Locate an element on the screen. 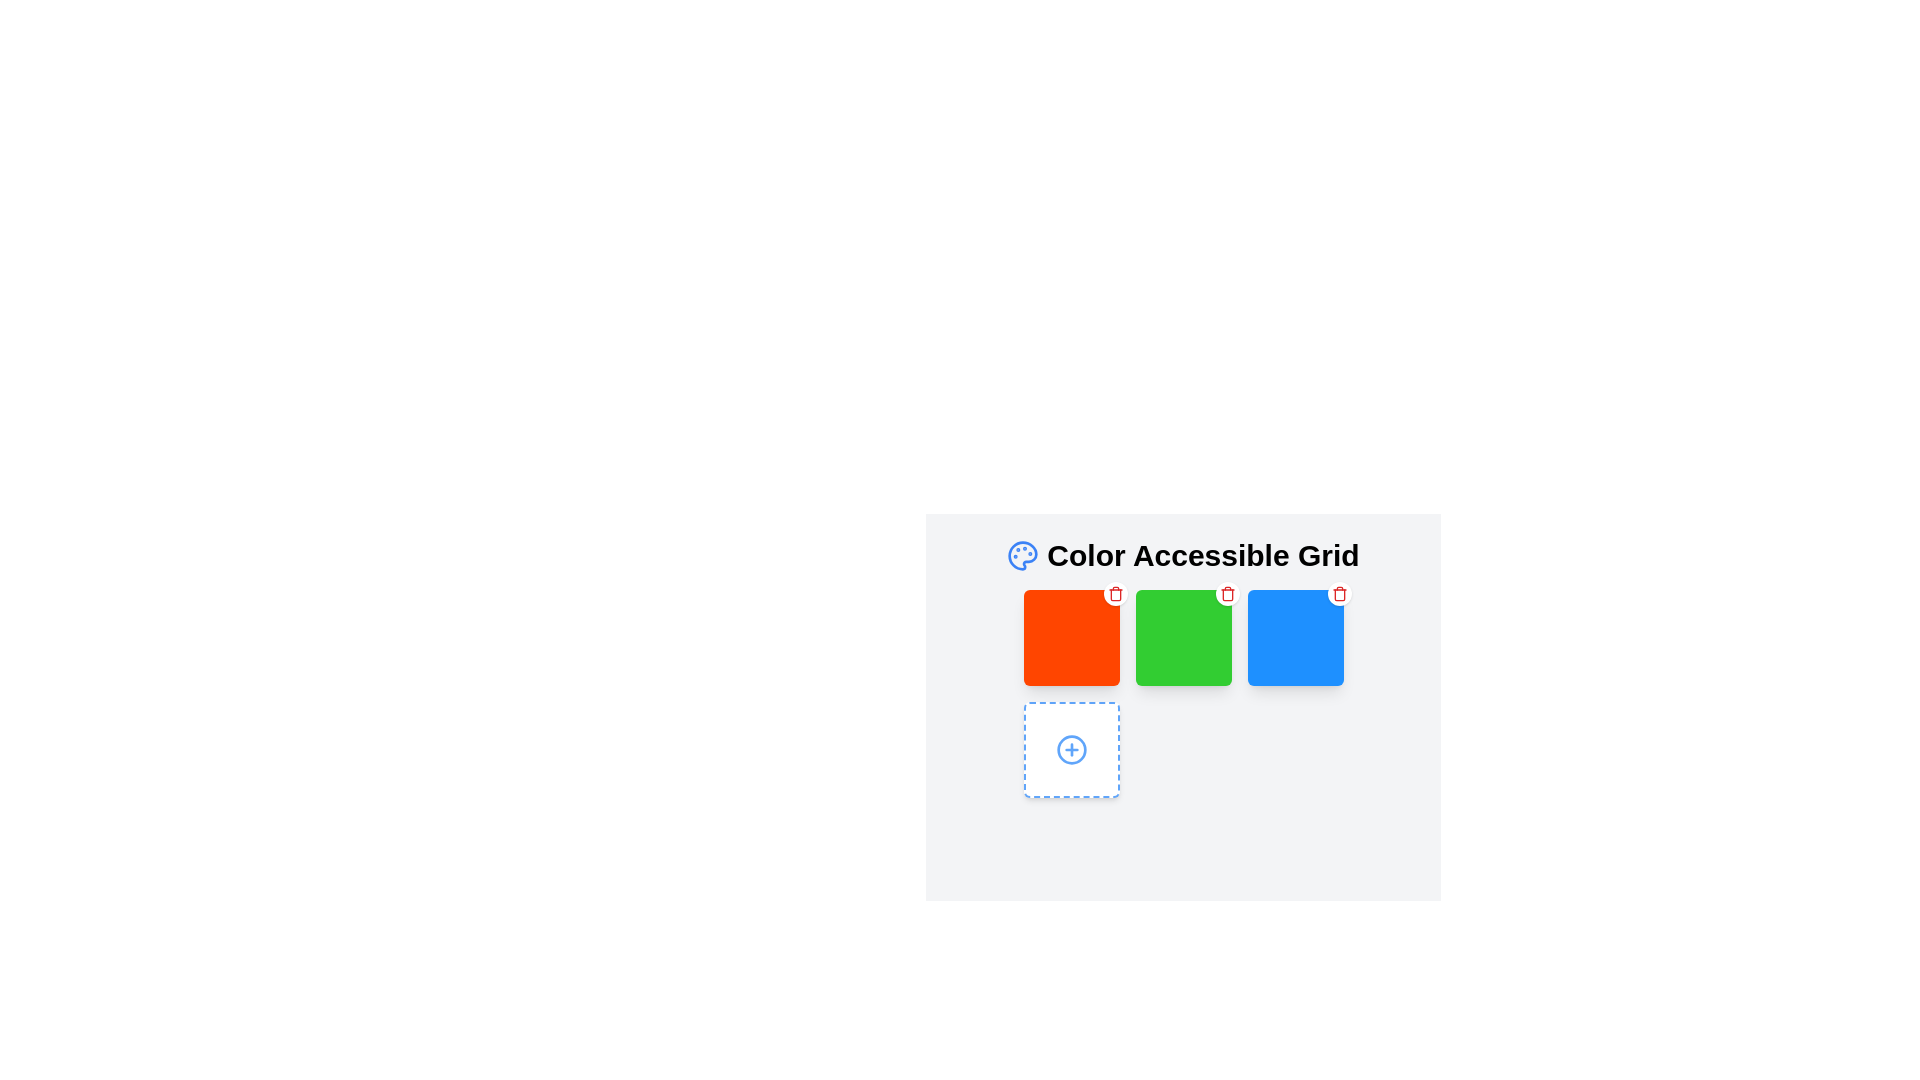  the circular blue icon button with a plus sign located in the fourth cell of a grid is located at coordinates (1070, 749).